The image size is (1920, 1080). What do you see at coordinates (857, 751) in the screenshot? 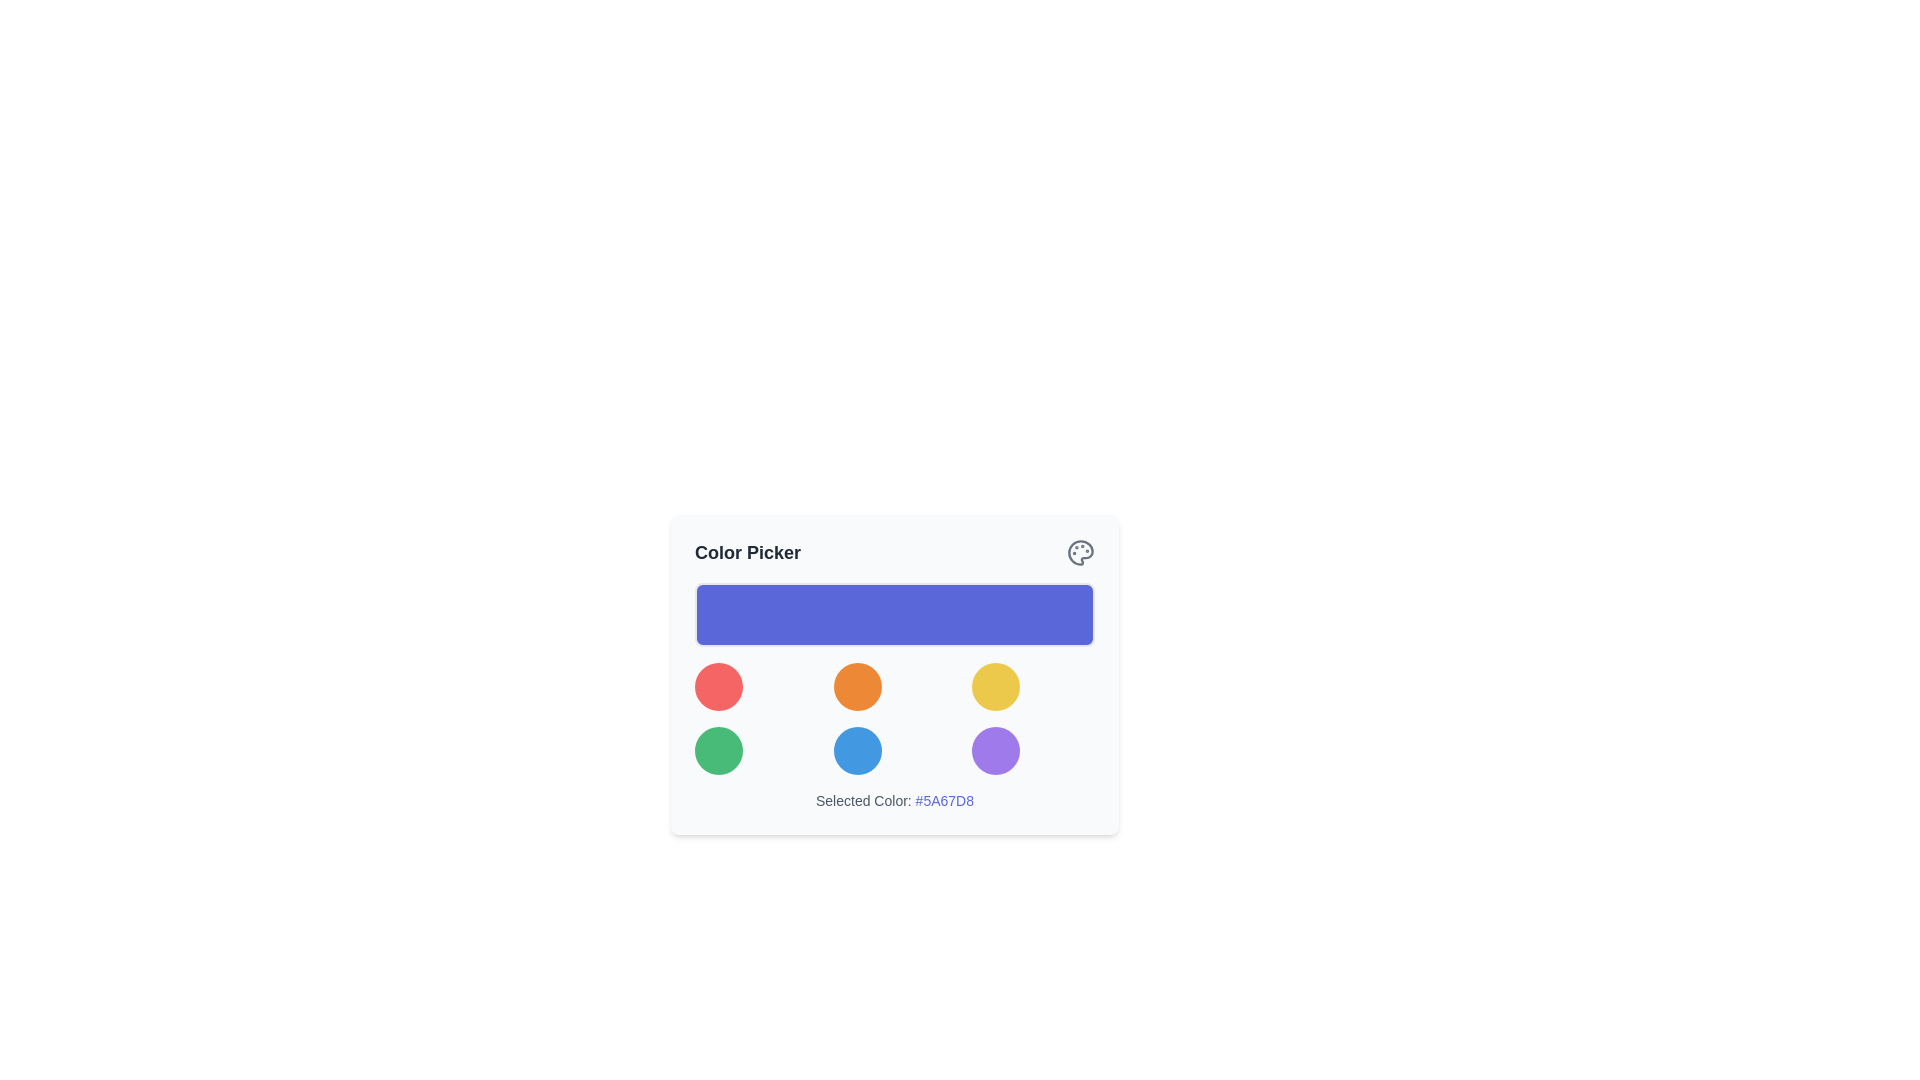
I see `the blue circular button located in the bottom row of the 'Color Picker' grid` at bounding box center [857, 751].